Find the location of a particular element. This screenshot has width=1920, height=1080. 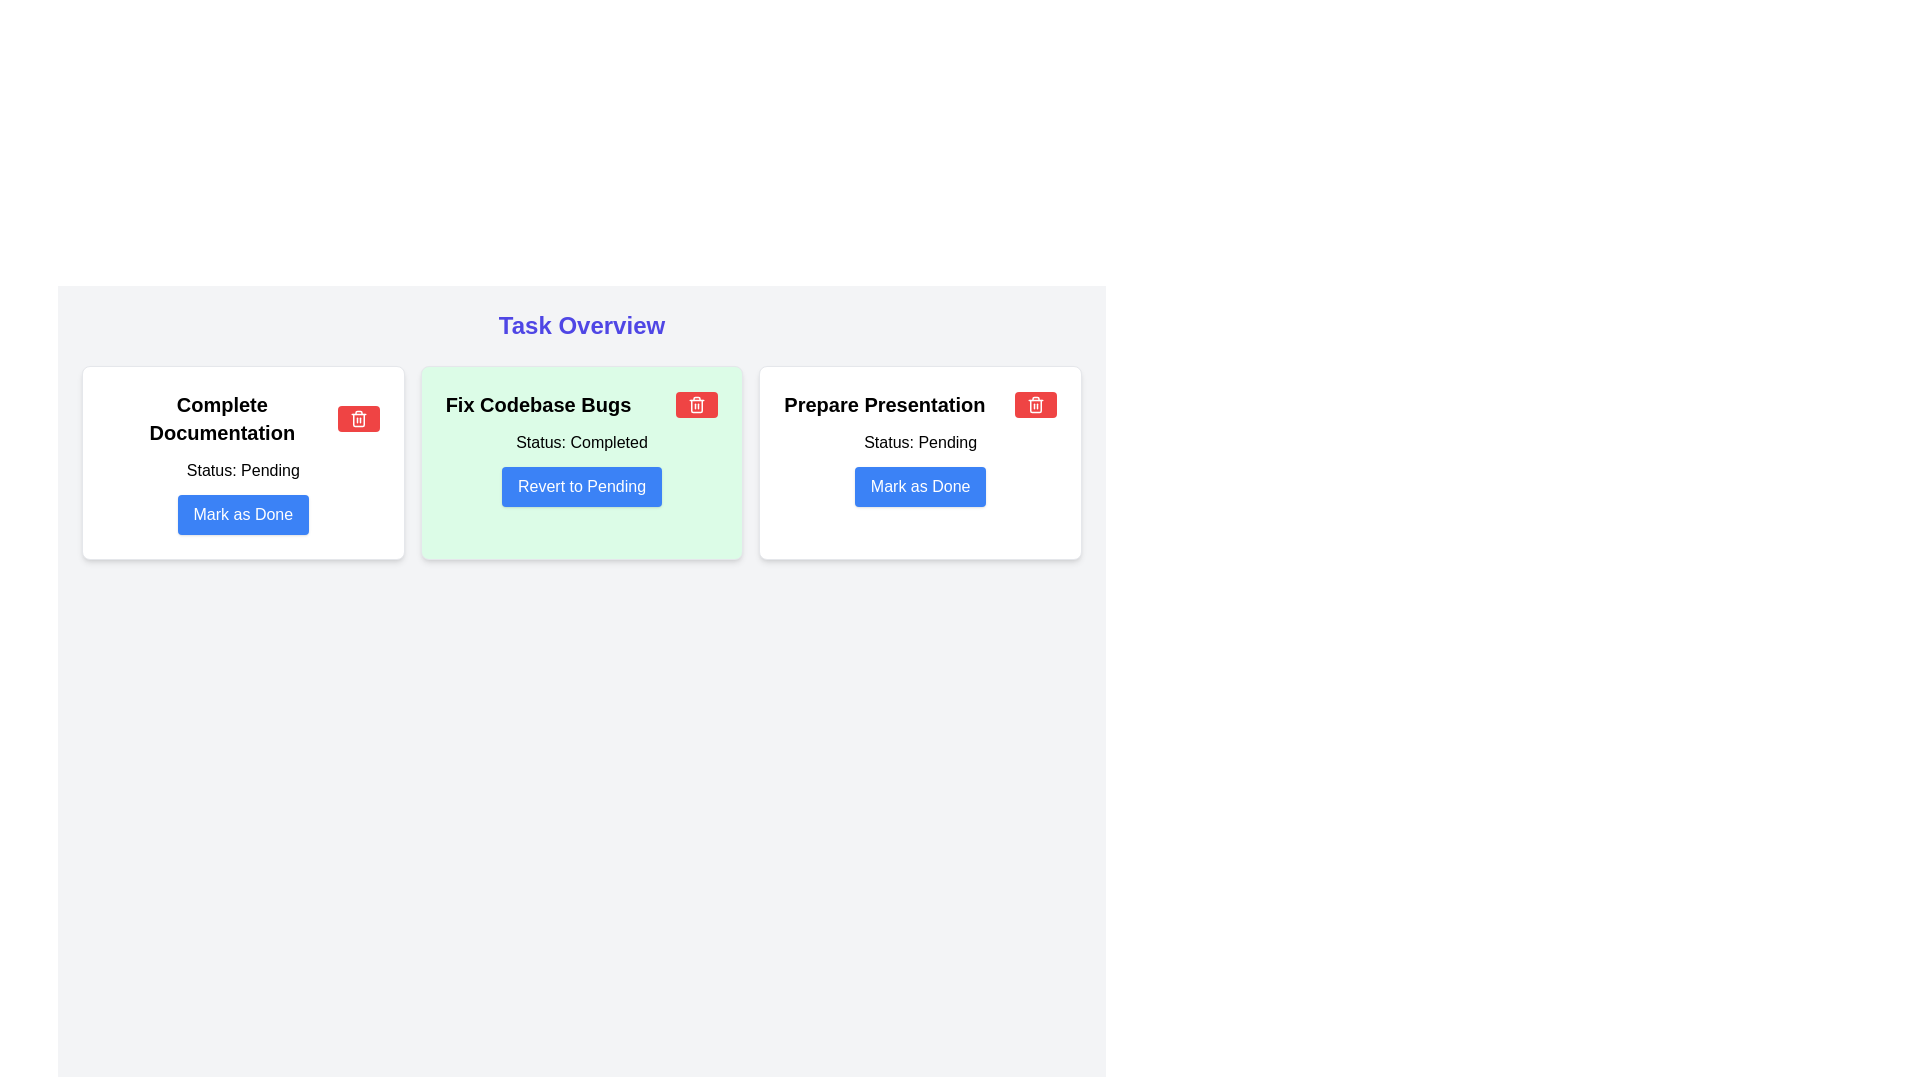

text label displaying 'Status: Pending' located below the title and icon within the 'Complete Documentation' card, above the 'Mark as Done' button is located at coordinates (242, 470).